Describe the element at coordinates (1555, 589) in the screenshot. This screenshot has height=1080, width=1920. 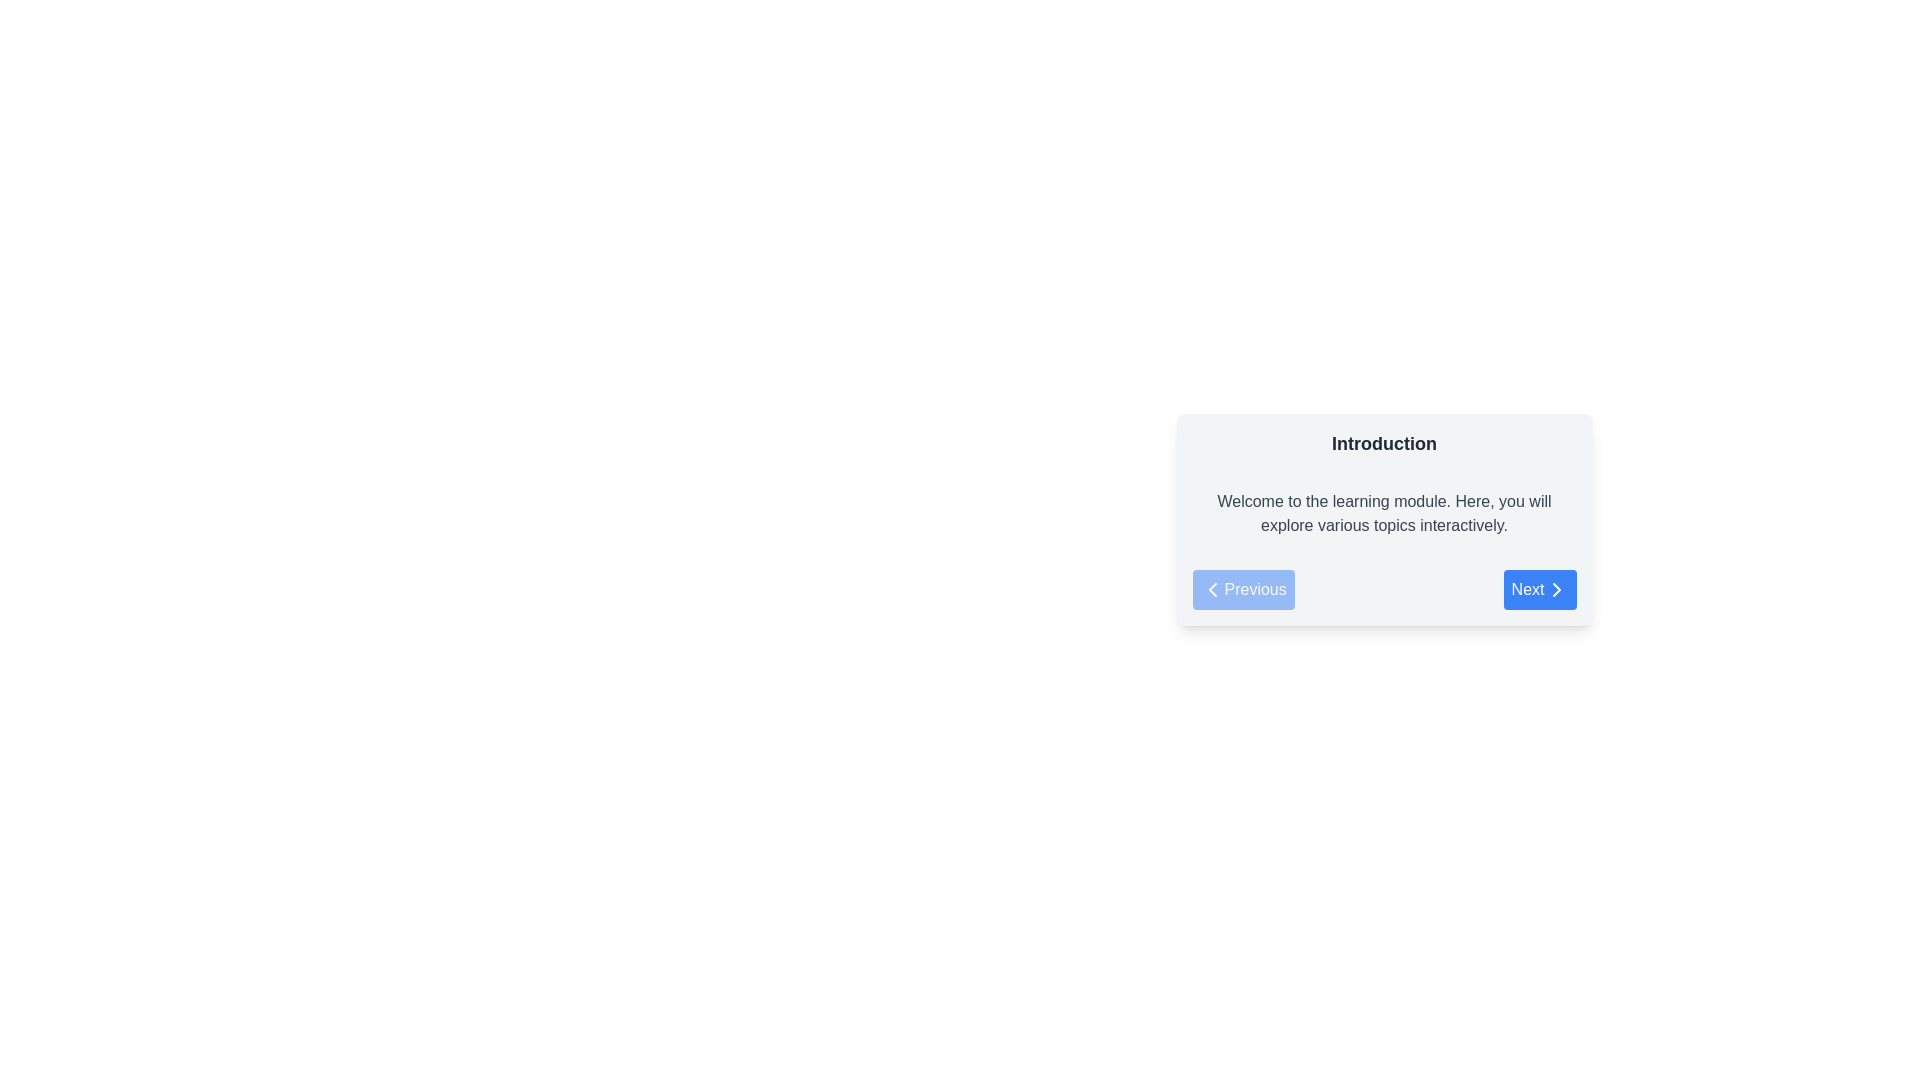
I see `the chevron right icon within the blue 'Next' button at the bottom-right of the dialog box` at that location.